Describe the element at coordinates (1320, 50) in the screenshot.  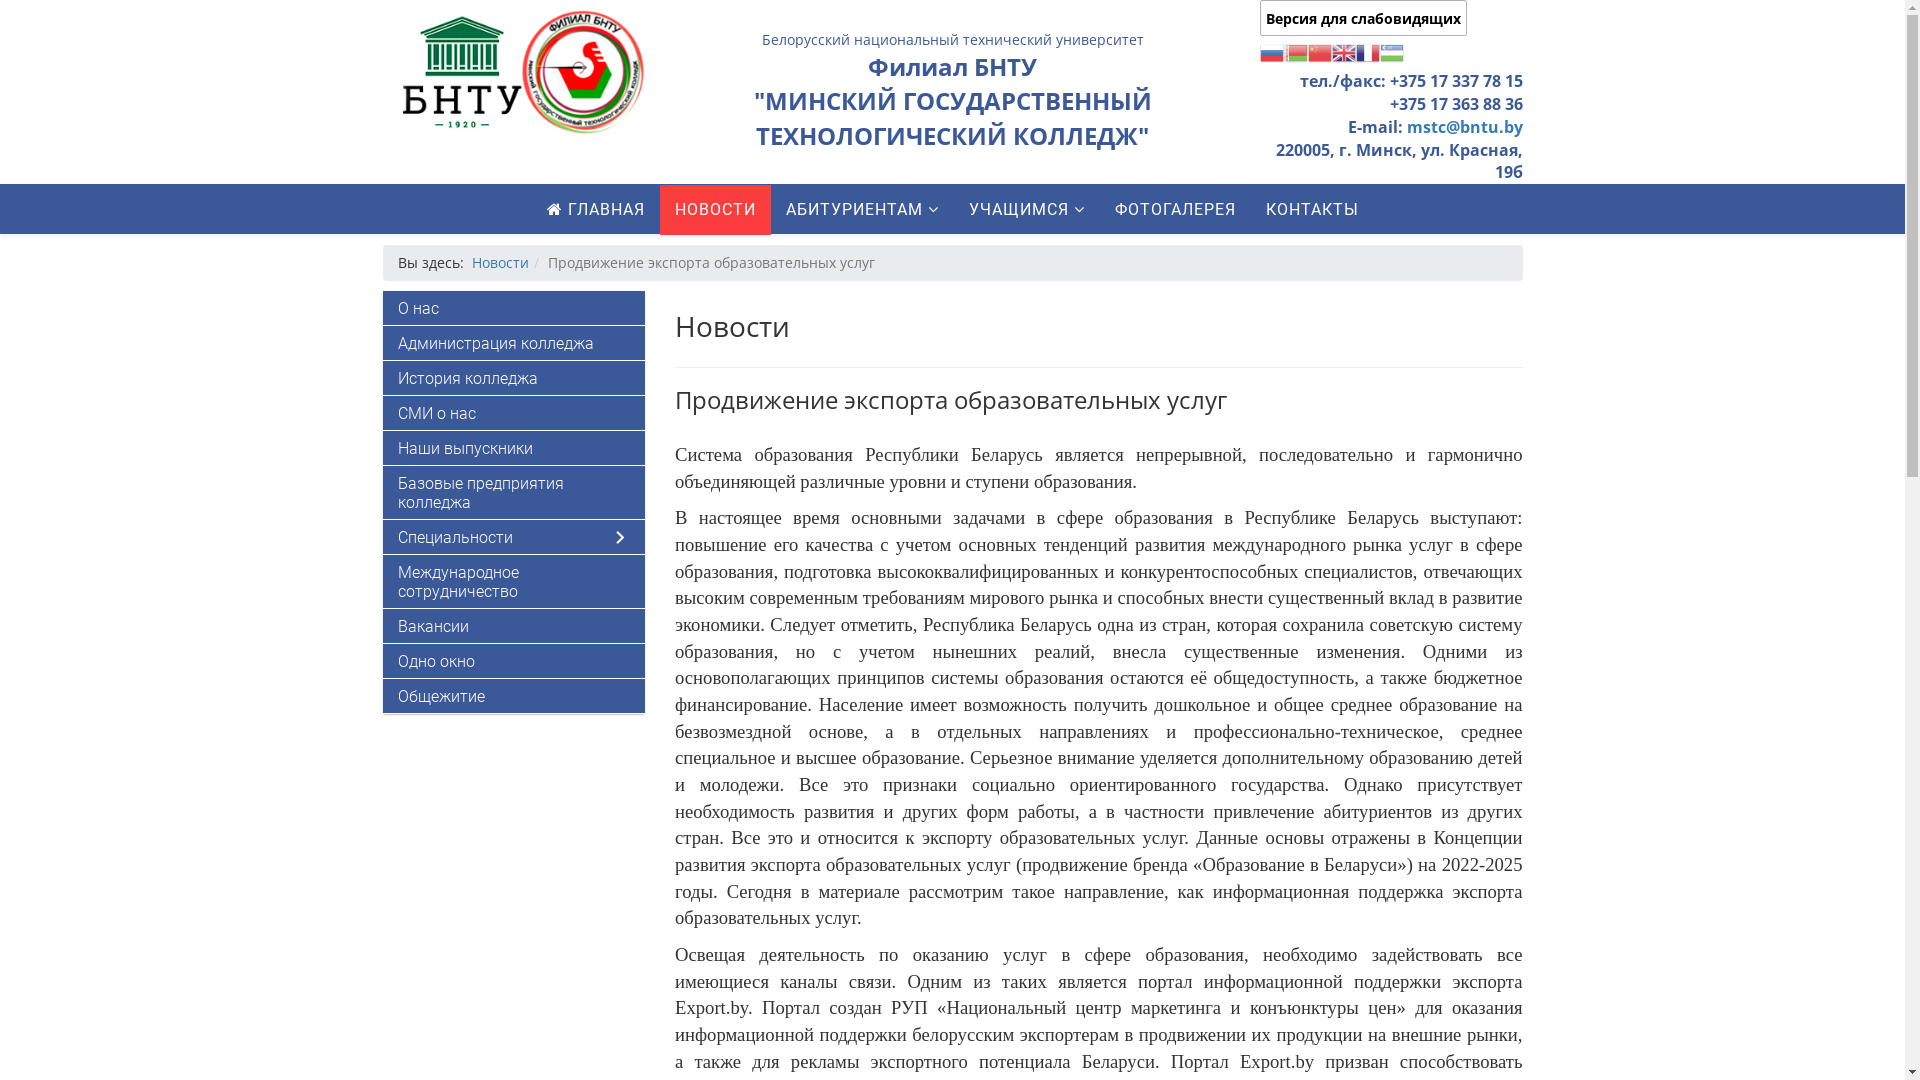
I see `'Chinese (Simplified)'` at that location.